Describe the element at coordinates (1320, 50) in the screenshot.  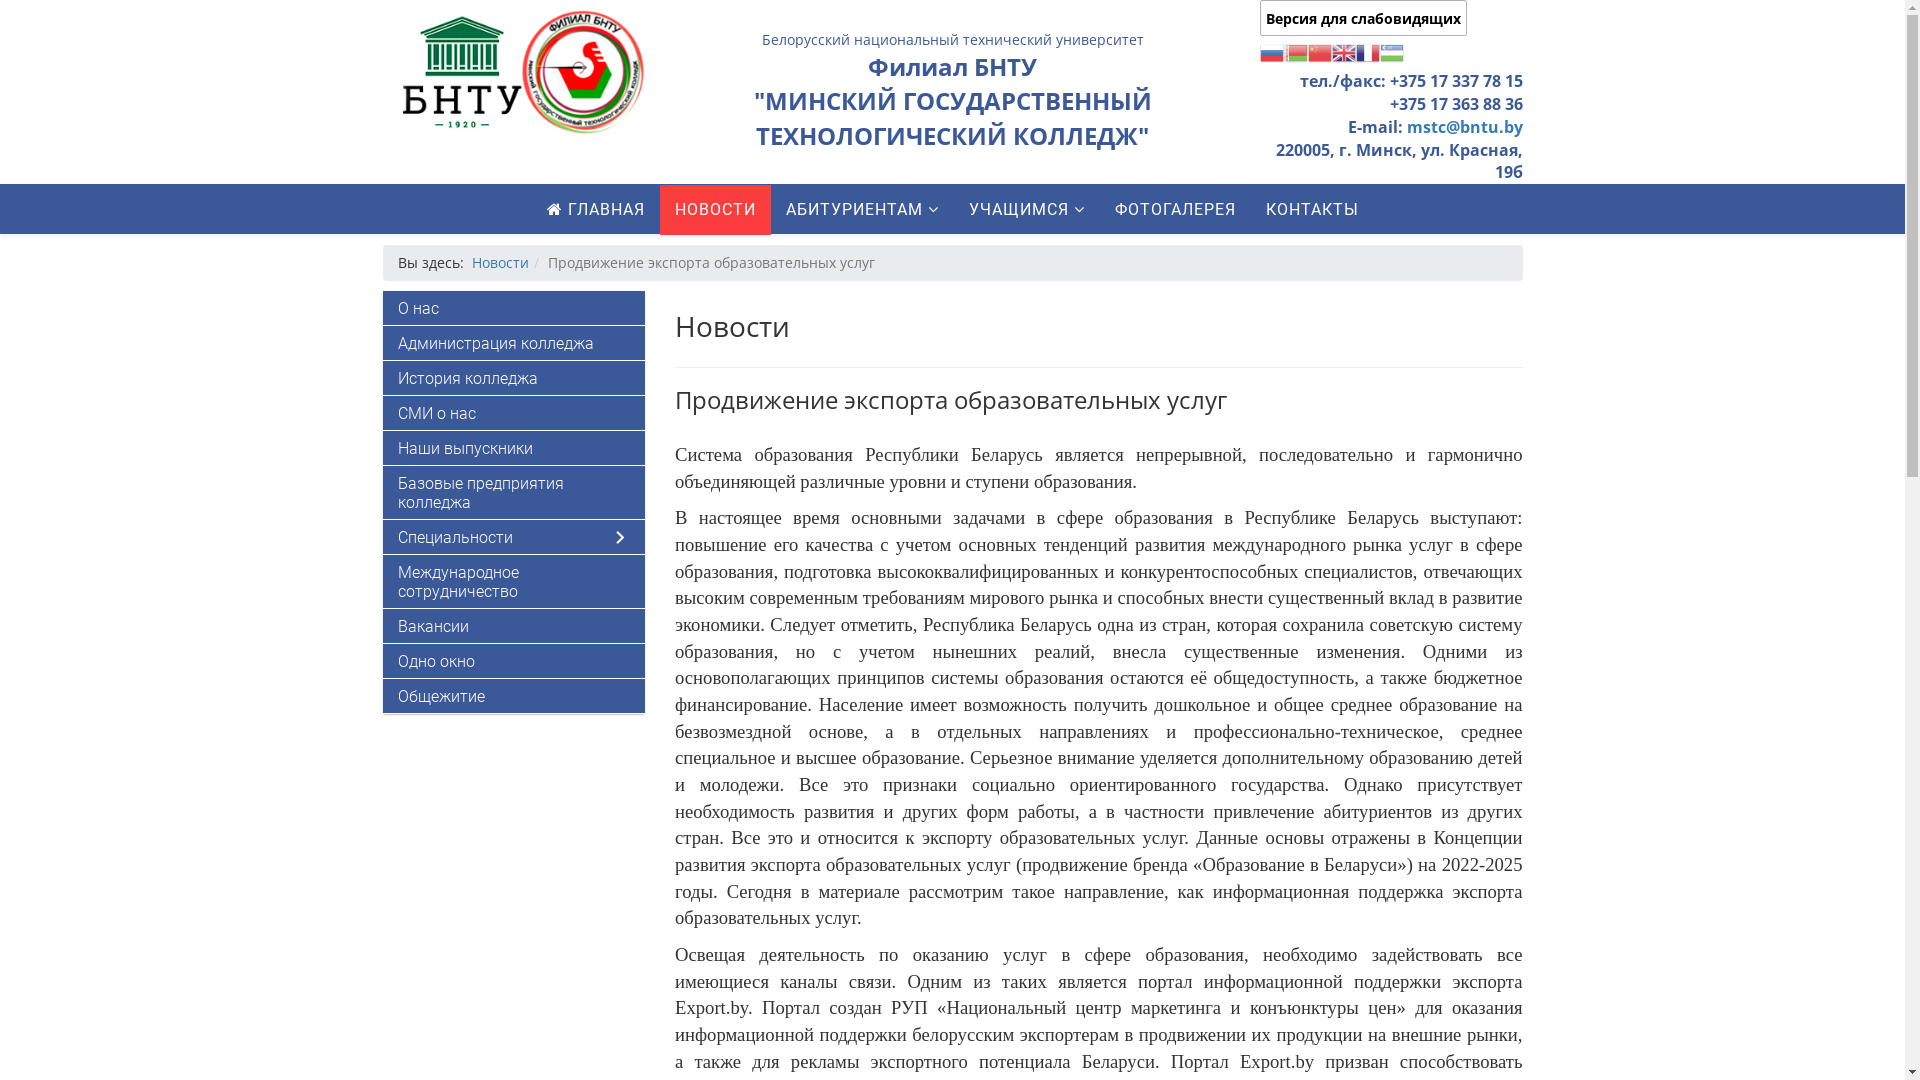
I see `'Chinese (Simplified)'` at that location.